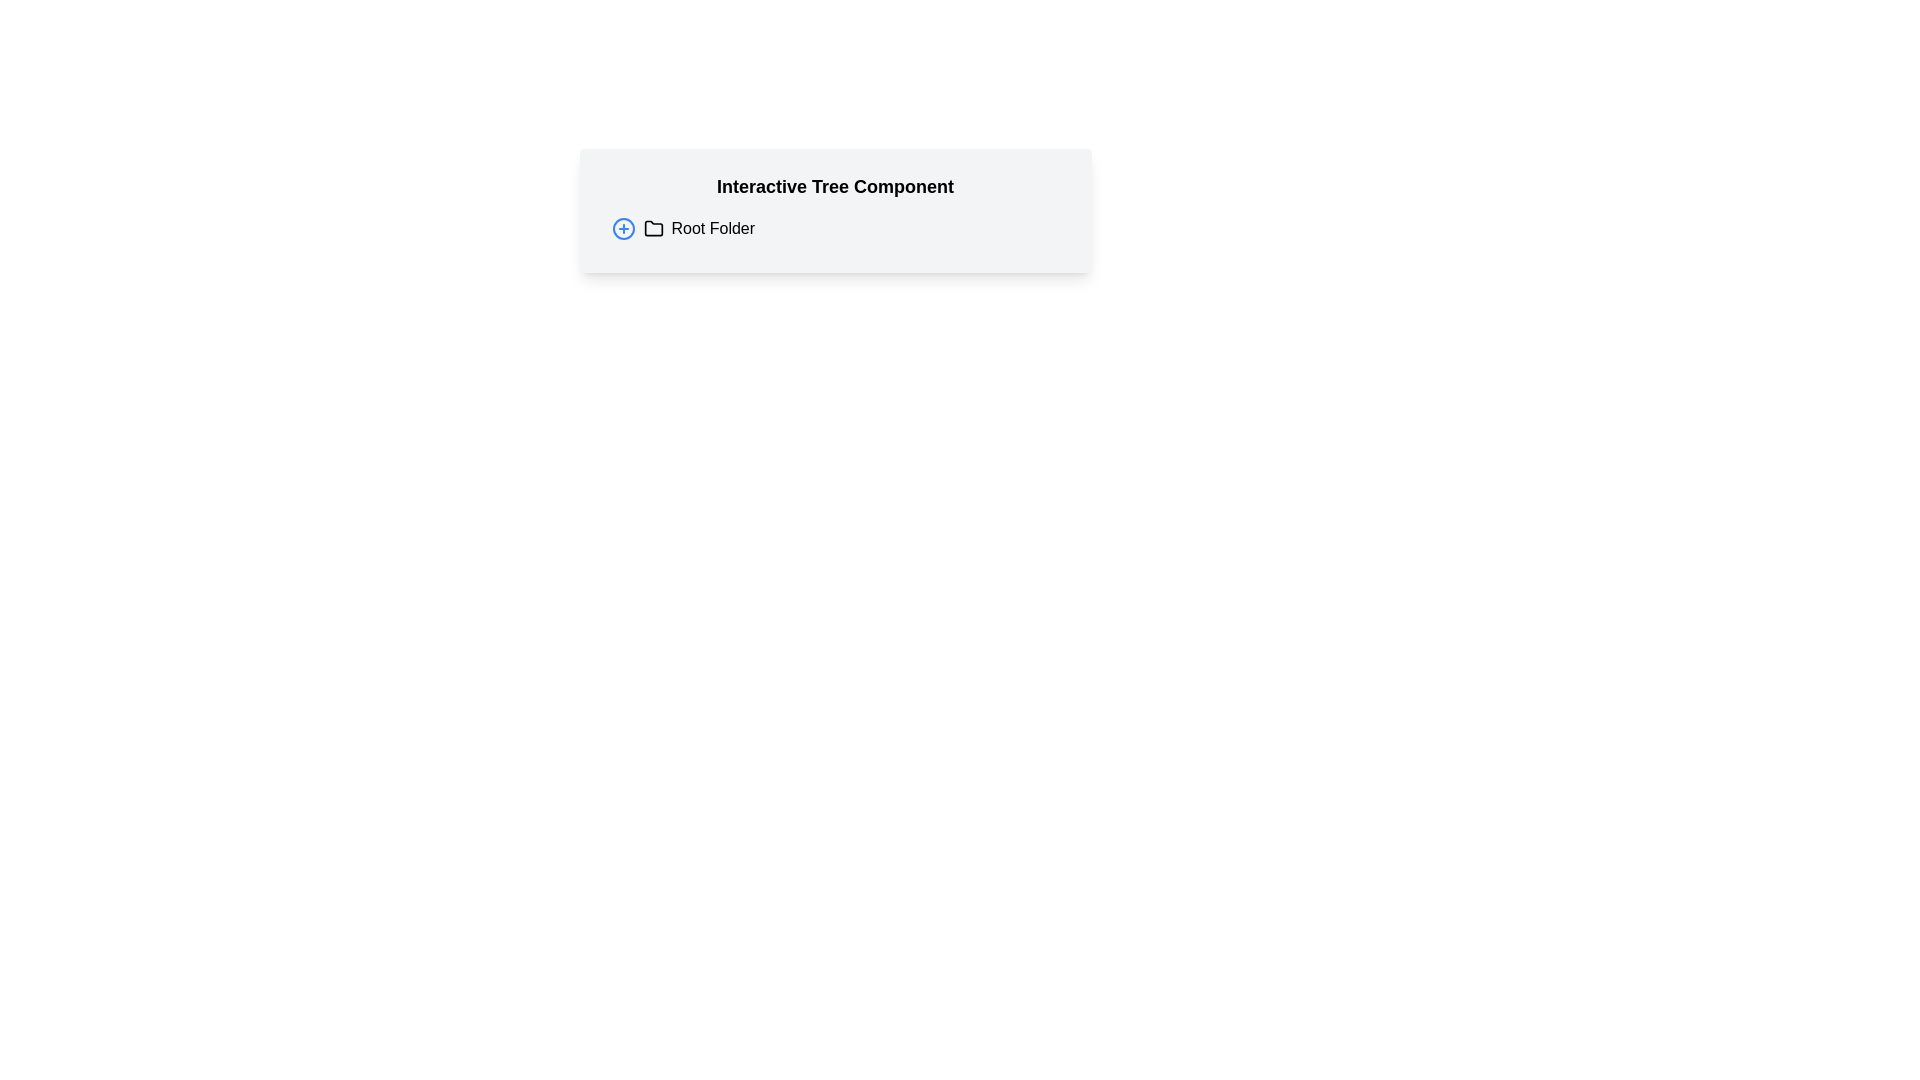  What do you see at coordinates (653, 227) in the screenshot?
I see `the folder icon, which is a minimalist outline styled element located to the left of the 'Root Folder' text label` at bounding box center [653, 227].